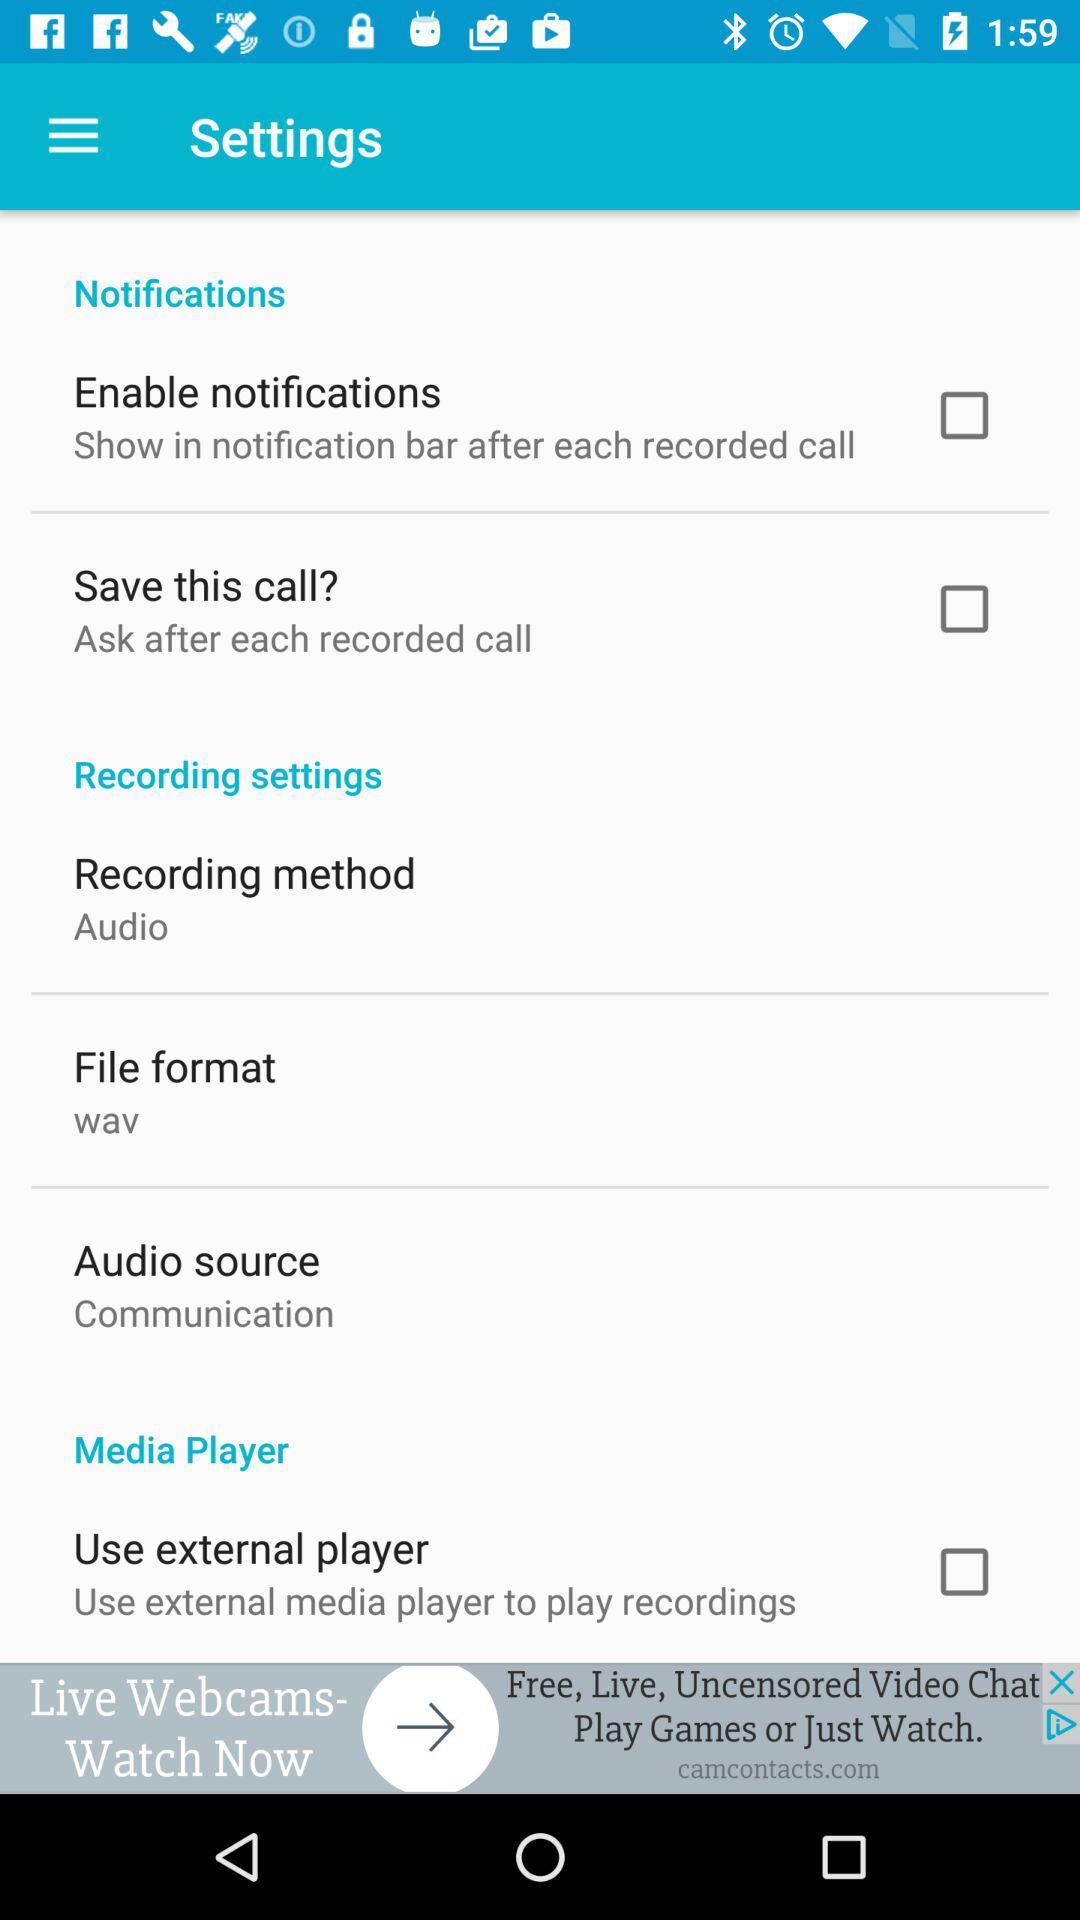  What do you see at coordinates (540, 1727) in the screenshot?
I see `advertisement link` at bounding box center [540, 1727].